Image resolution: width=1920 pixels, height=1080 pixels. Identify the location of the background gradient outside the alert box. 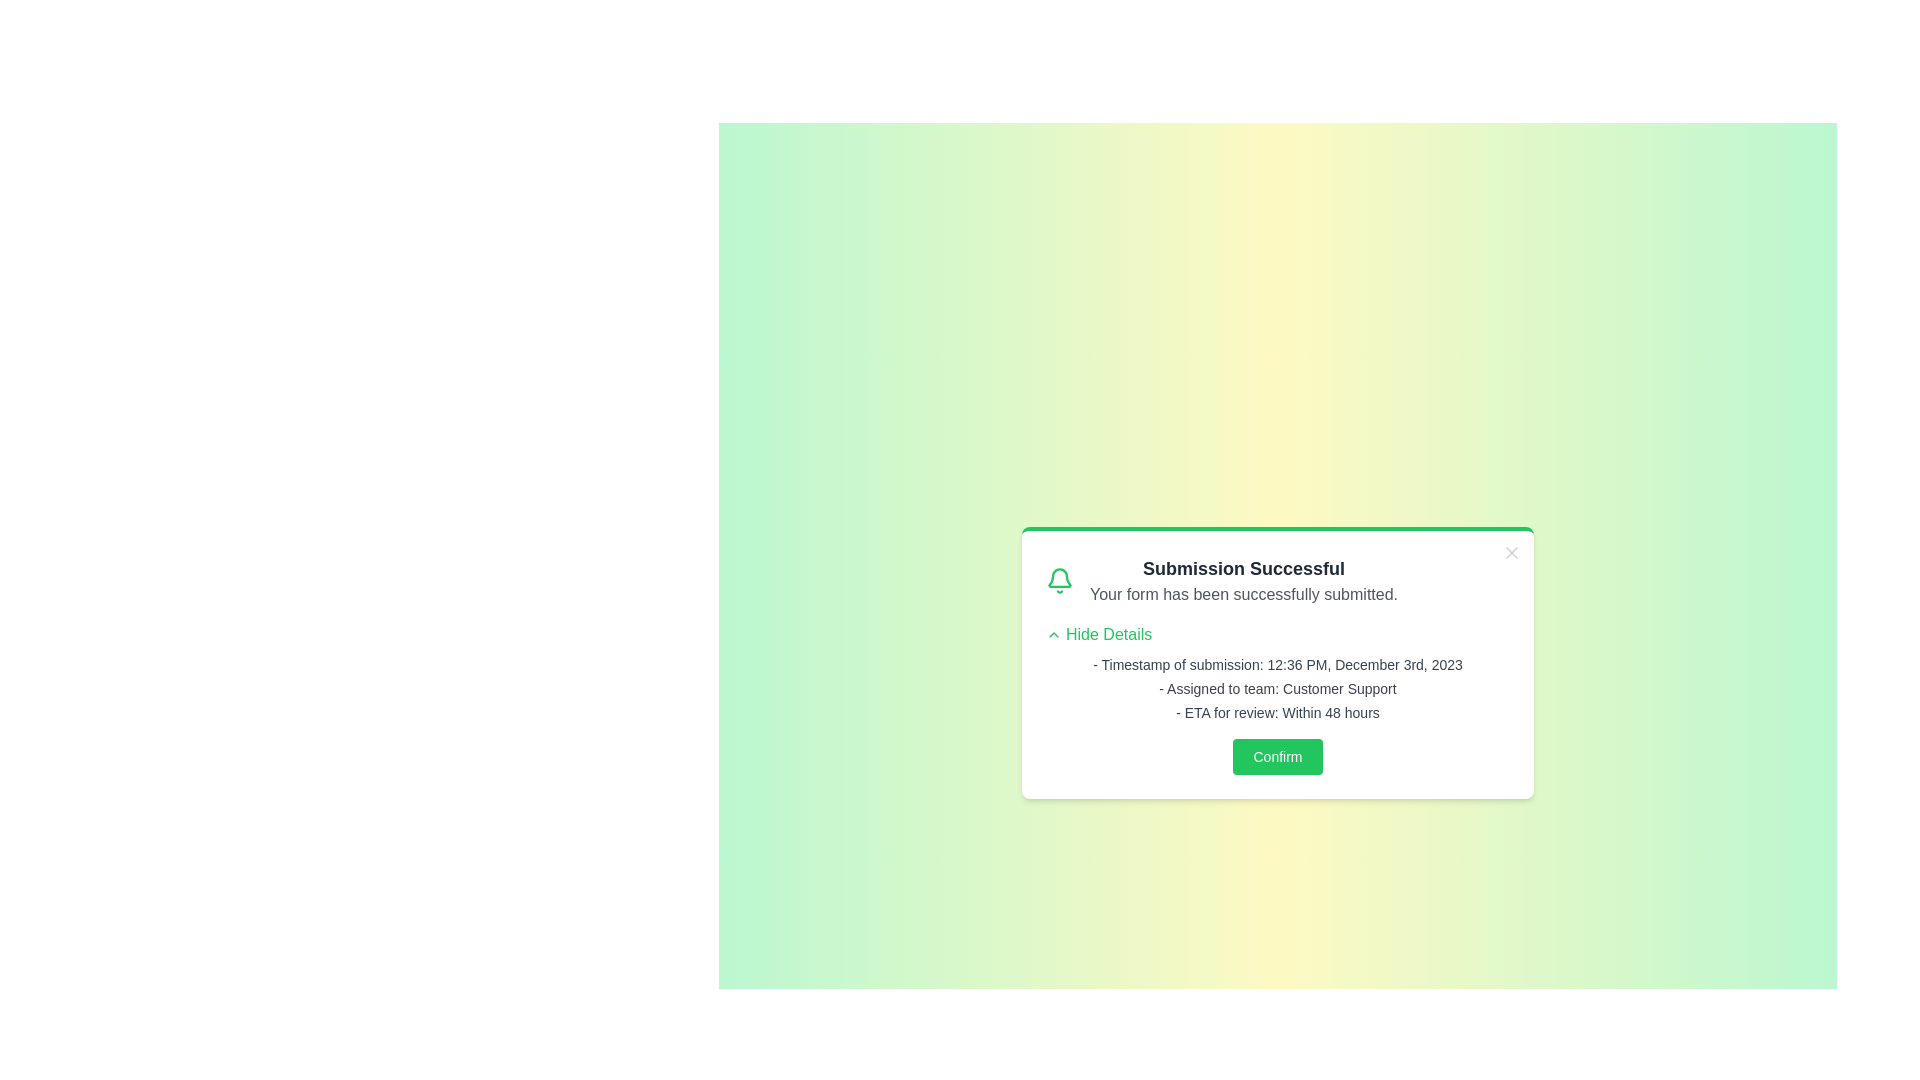
(399, 400).